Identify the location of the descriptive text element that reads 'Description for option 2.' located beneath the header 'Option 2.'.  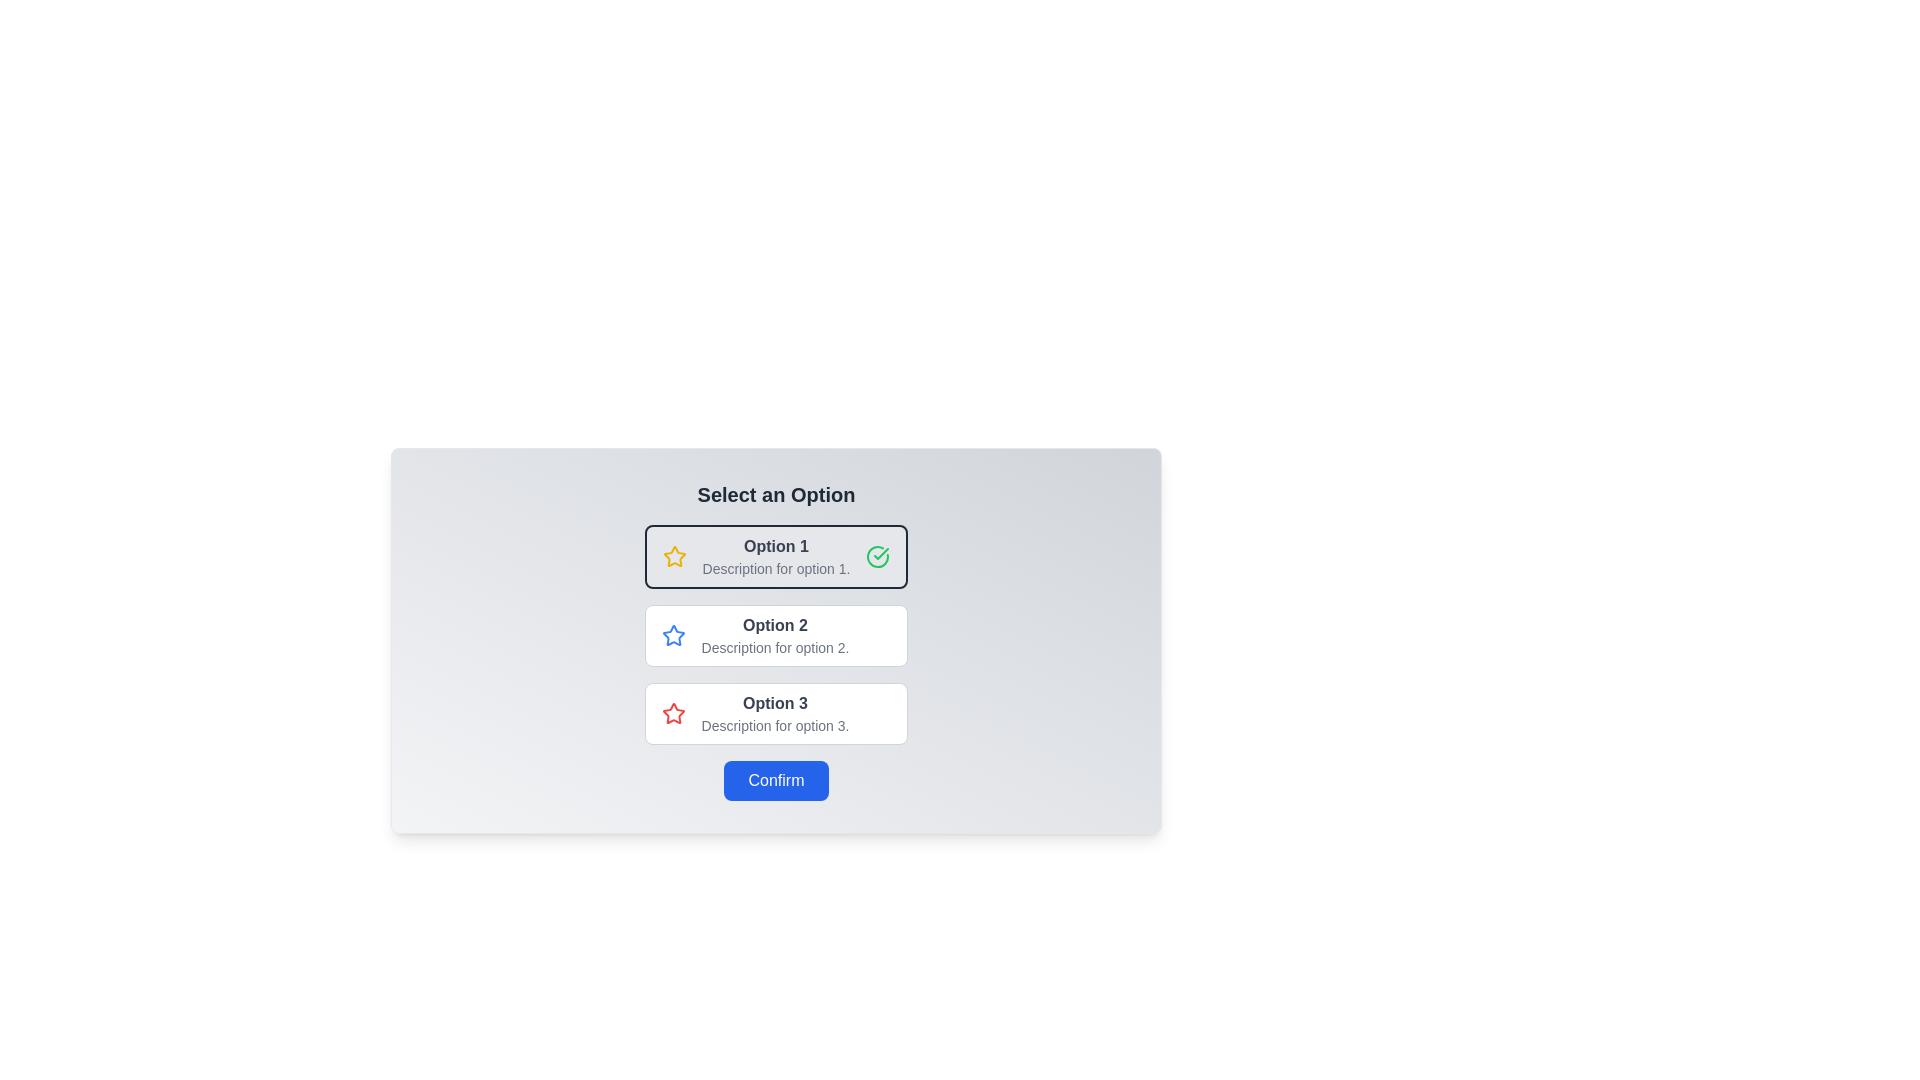
(774, 648).